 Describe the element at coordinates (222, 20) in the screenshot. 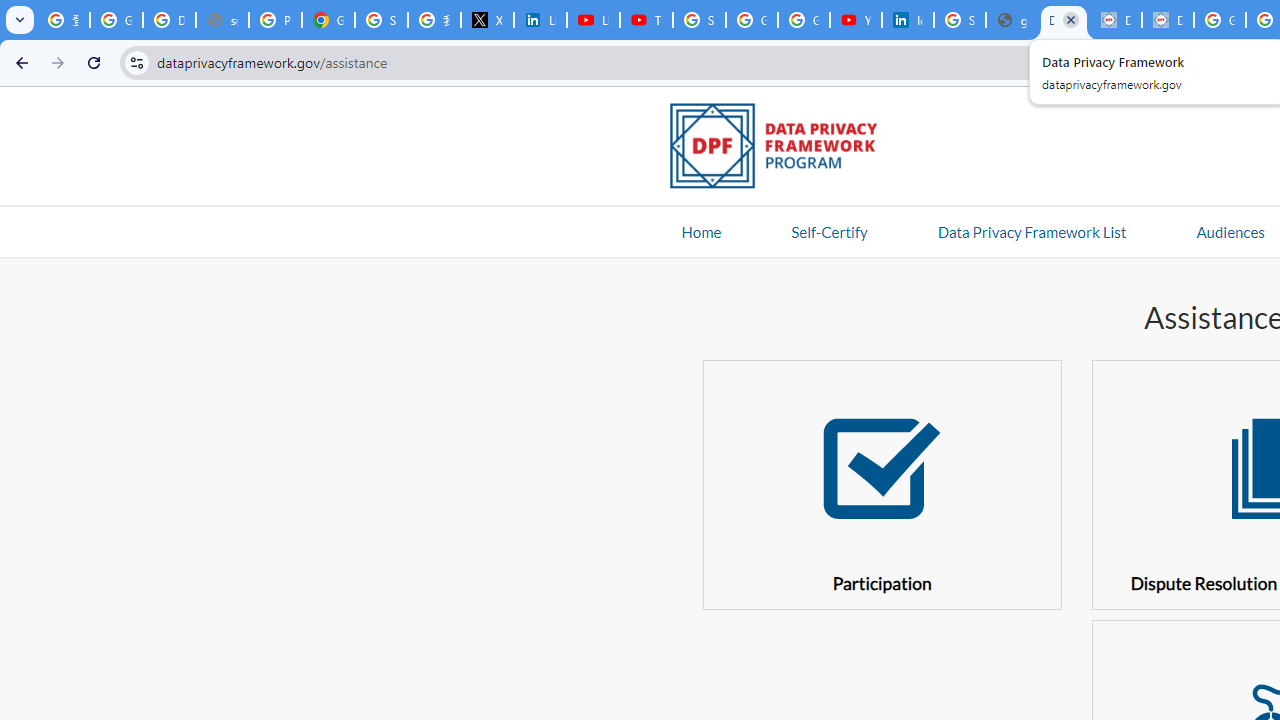

I see `'support.google.com - Network error'` at that location.